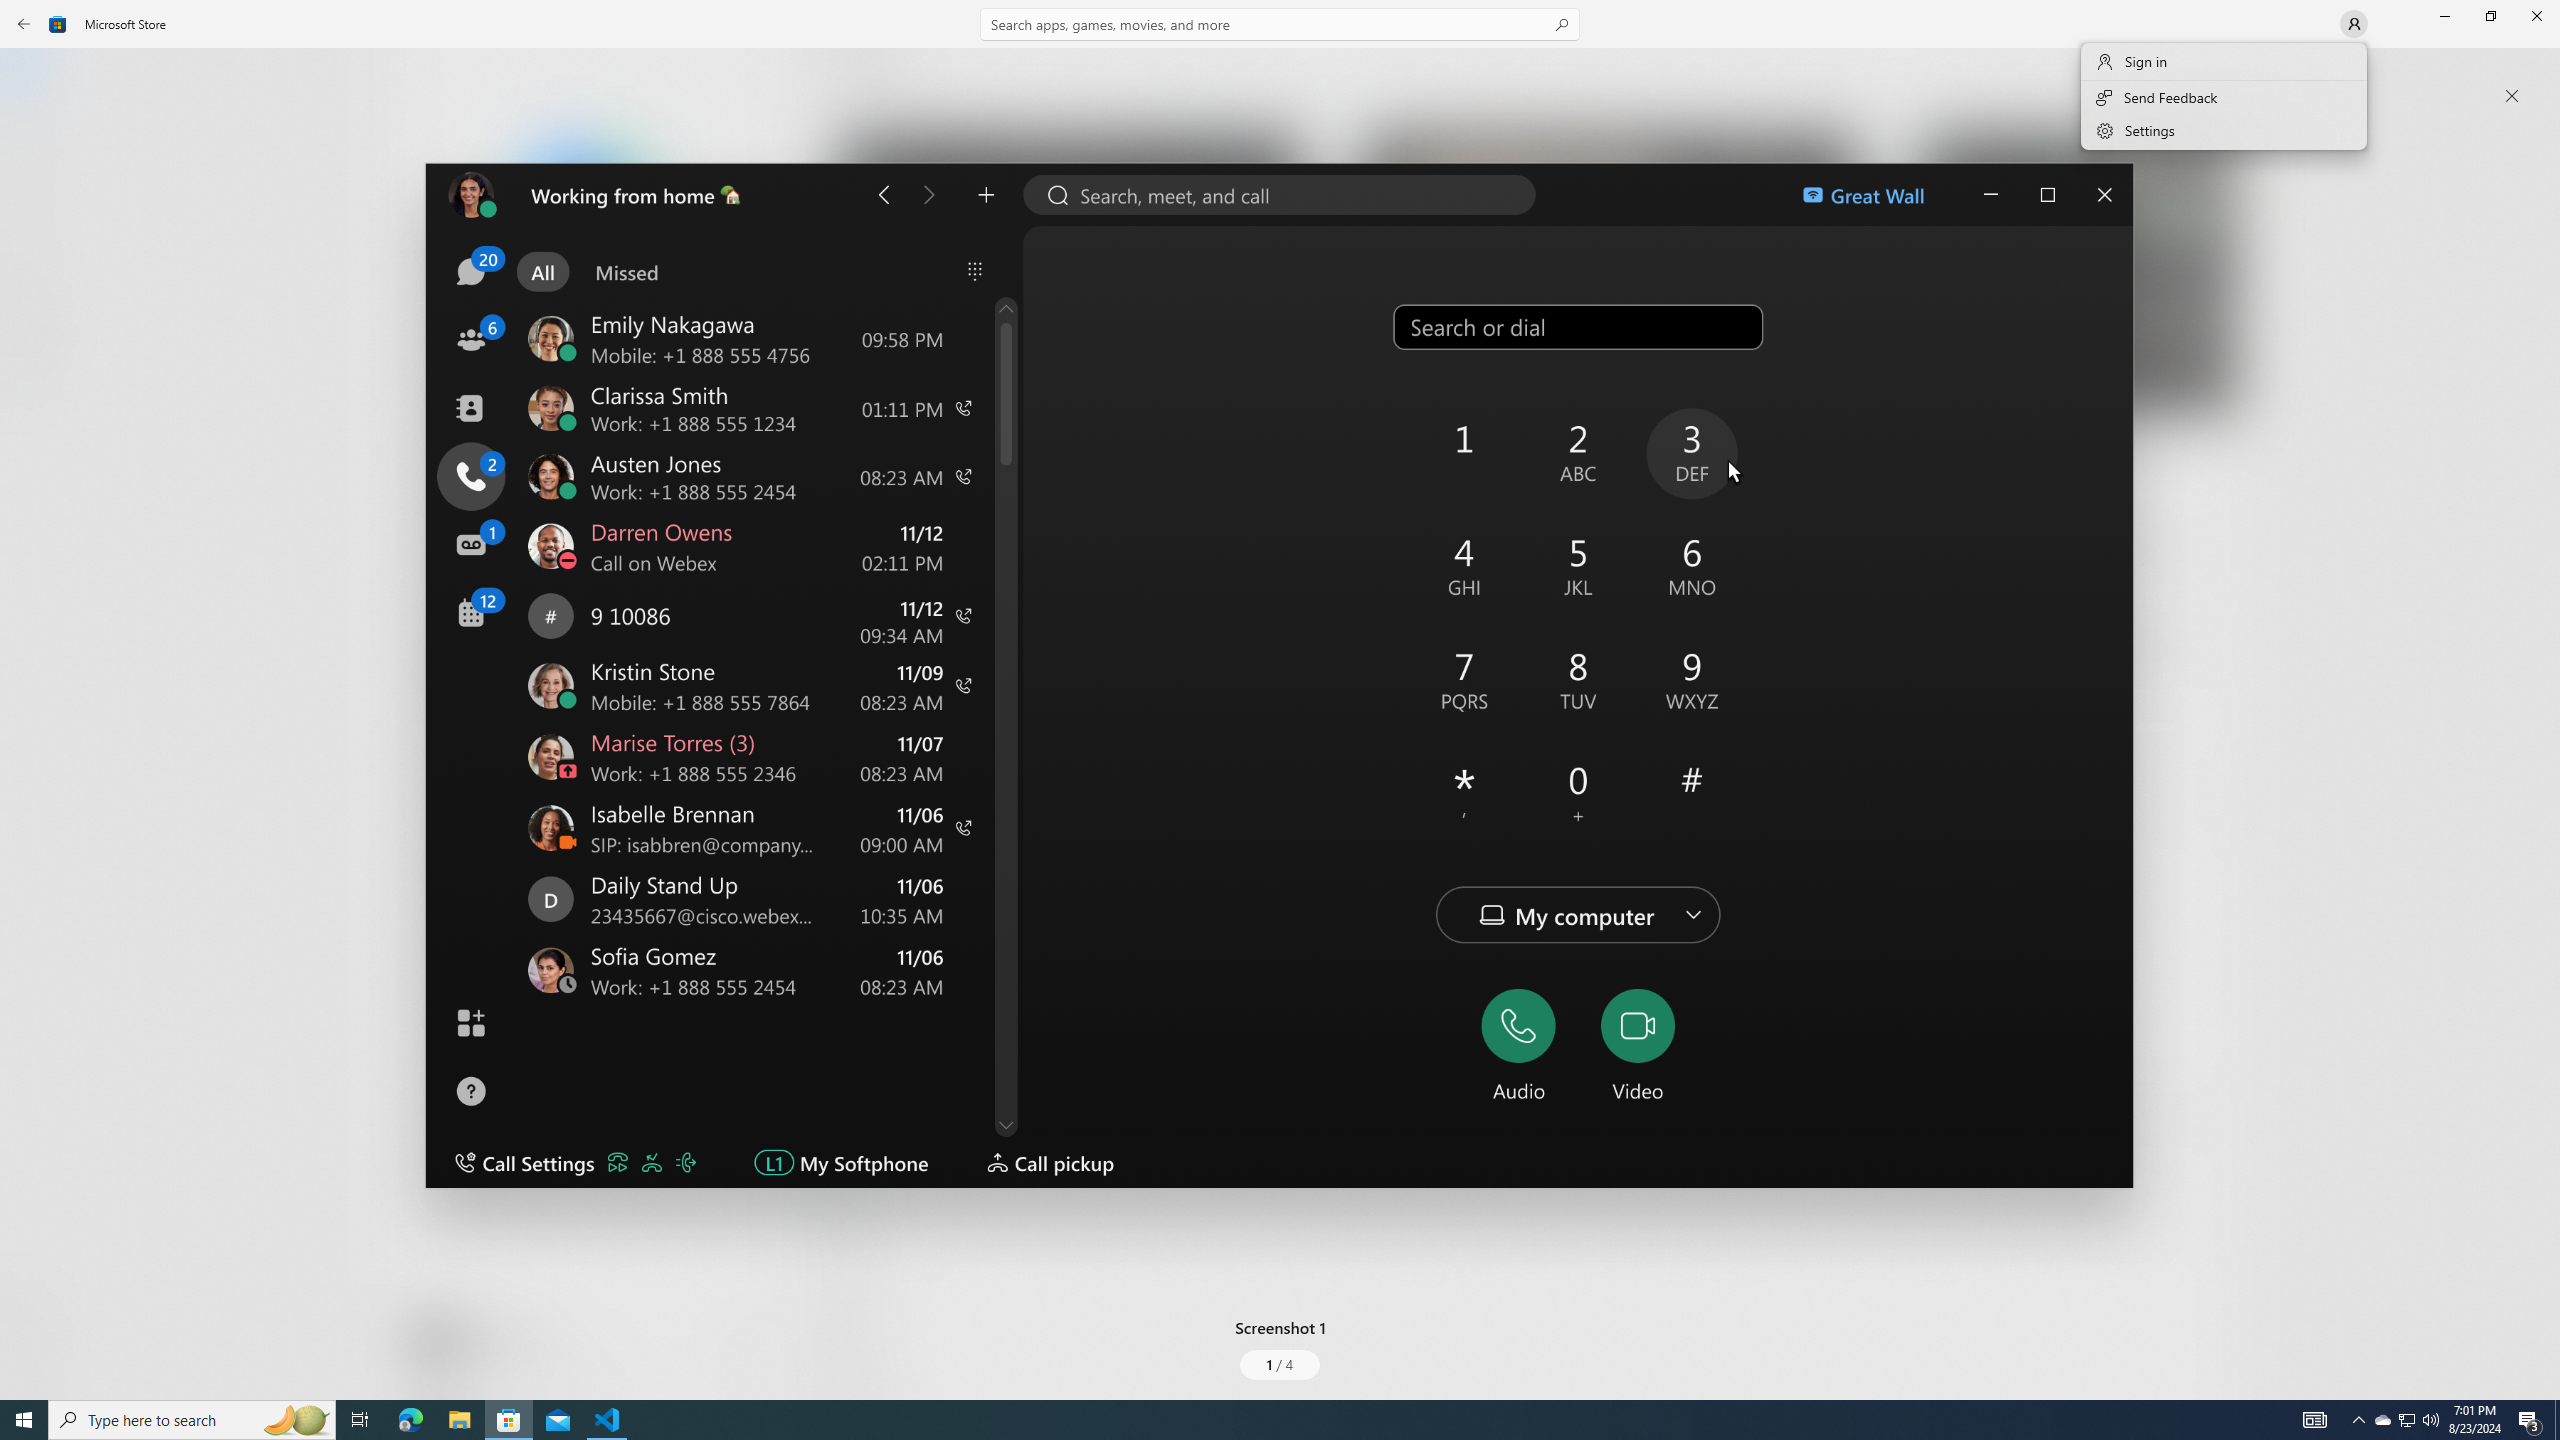 The width and height of the screenshot is (2560, 1440). I want to click on 'Back', so click(24, 22).